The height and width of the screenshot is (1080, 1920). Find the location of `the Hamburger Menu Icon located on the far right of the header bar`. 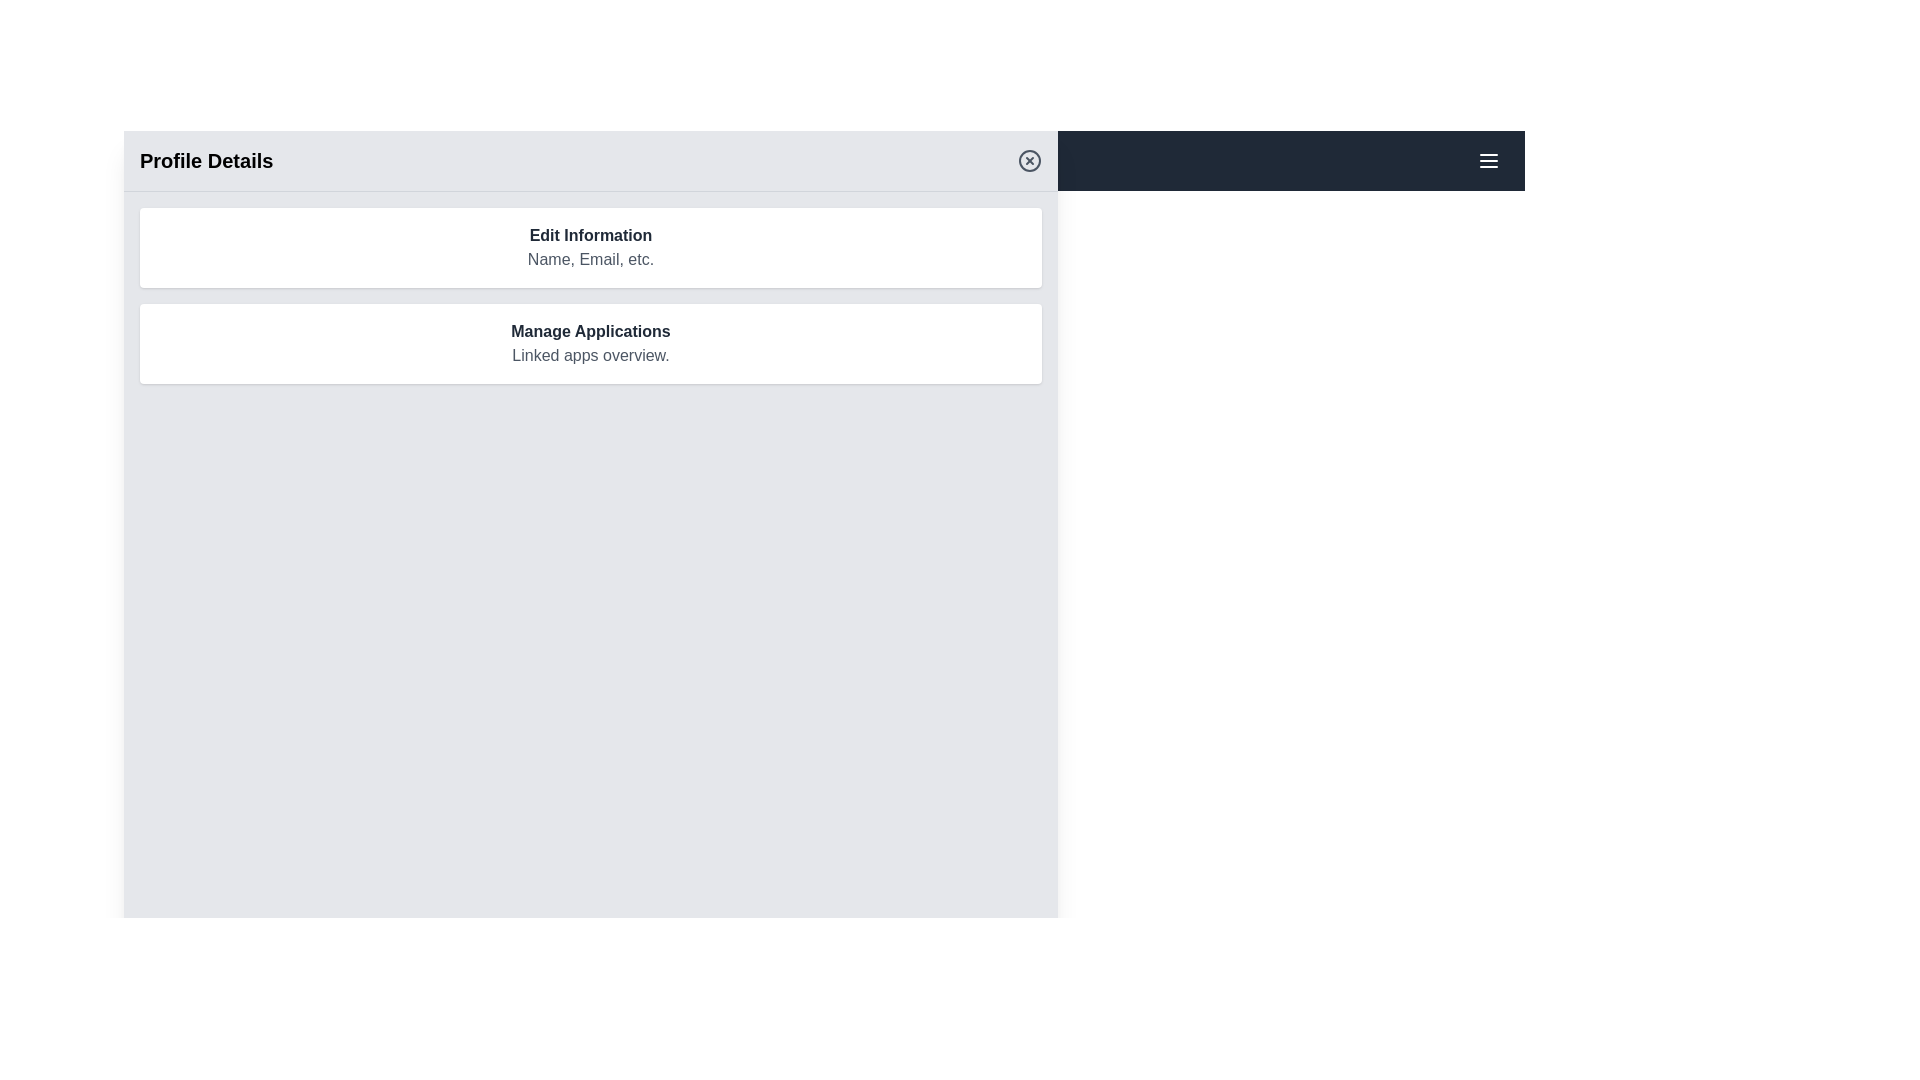

the Hamburger Menu Icon located on the far right of the header bar is located at coordinates (1488, 160).